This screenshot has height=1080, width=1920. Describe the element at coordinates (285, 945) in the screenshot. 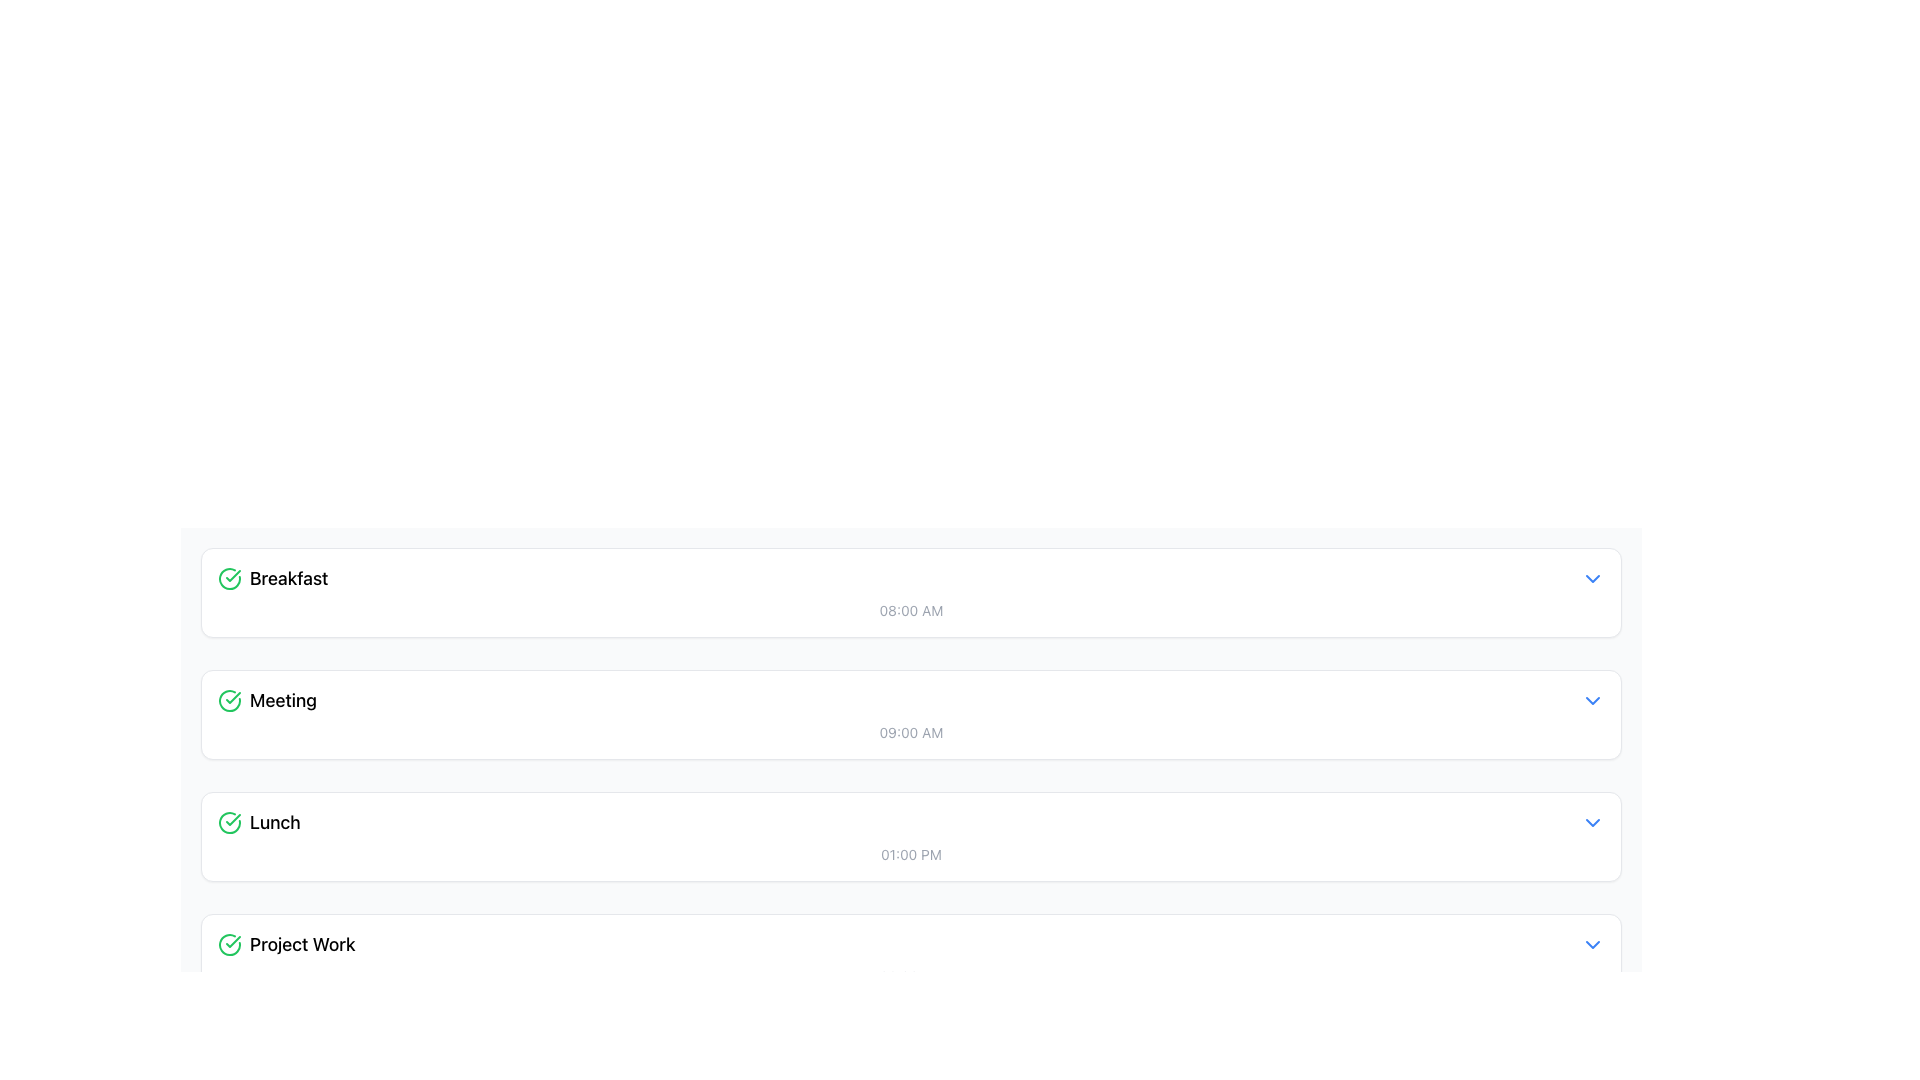

I see `text displaying information about 'Project Work' located at the bottom of a list of completed tasks, indicated by a green check icon on the left` at that location.